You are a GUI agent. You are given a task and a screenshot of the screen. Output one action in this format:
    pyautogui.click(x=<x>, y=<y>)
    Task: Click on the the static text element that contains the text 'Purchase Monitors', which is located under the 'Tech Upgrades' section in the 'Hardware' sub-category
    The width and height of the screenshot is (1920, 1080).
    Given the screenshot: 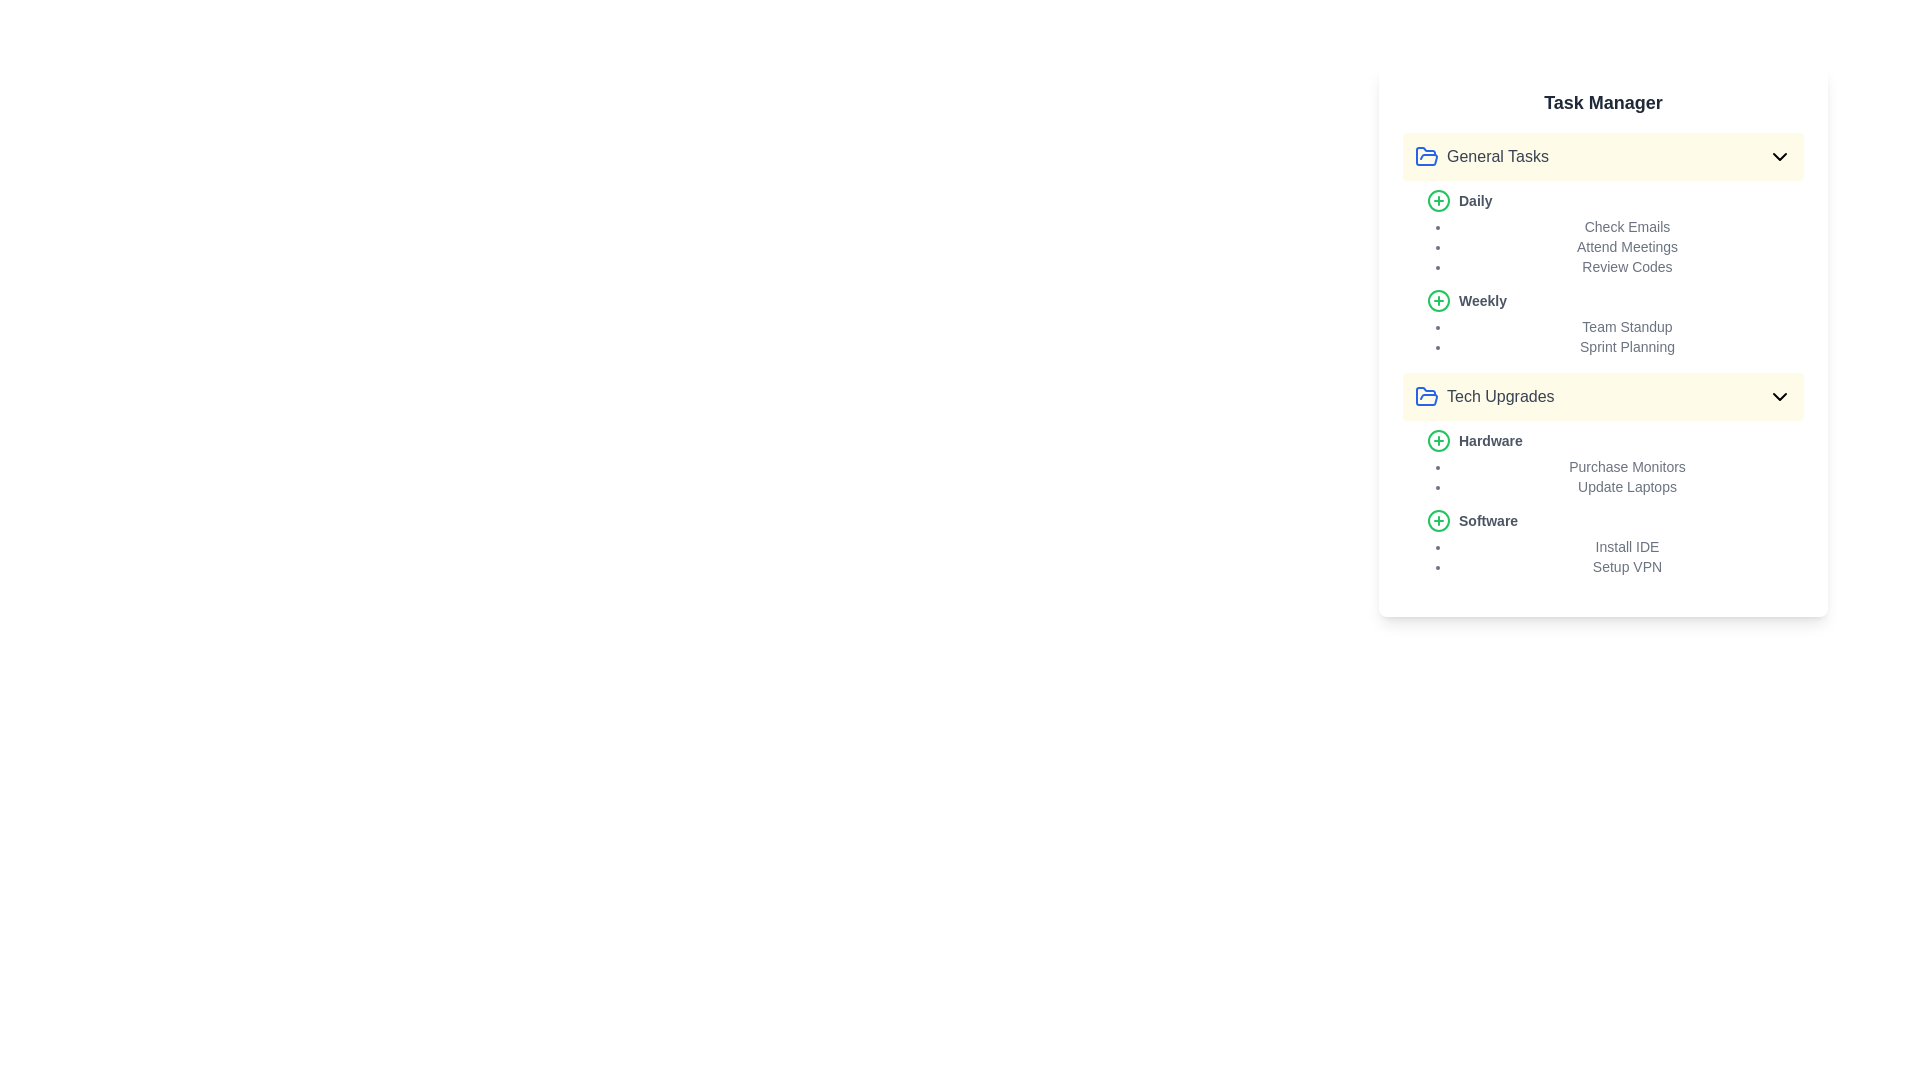 What is the action you would take?
    pyautogui.click(x=1627, y=466)
    